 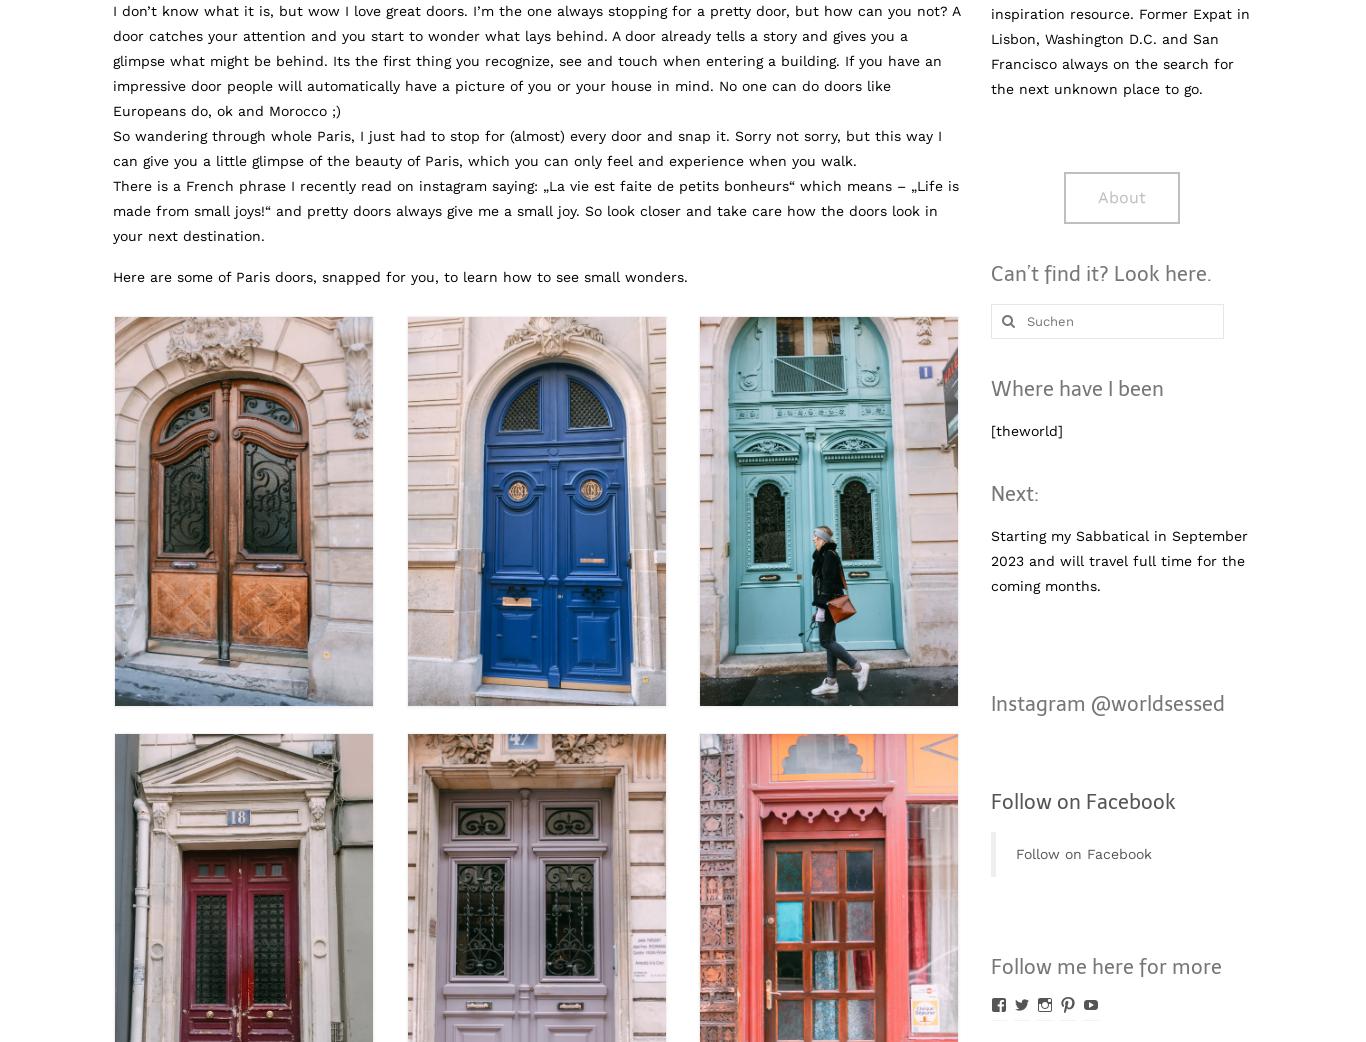 What do you see at coordinates (1075, 387) in the screenshot?
I see `'Where have I been'` at bounding box center [1075, 387].